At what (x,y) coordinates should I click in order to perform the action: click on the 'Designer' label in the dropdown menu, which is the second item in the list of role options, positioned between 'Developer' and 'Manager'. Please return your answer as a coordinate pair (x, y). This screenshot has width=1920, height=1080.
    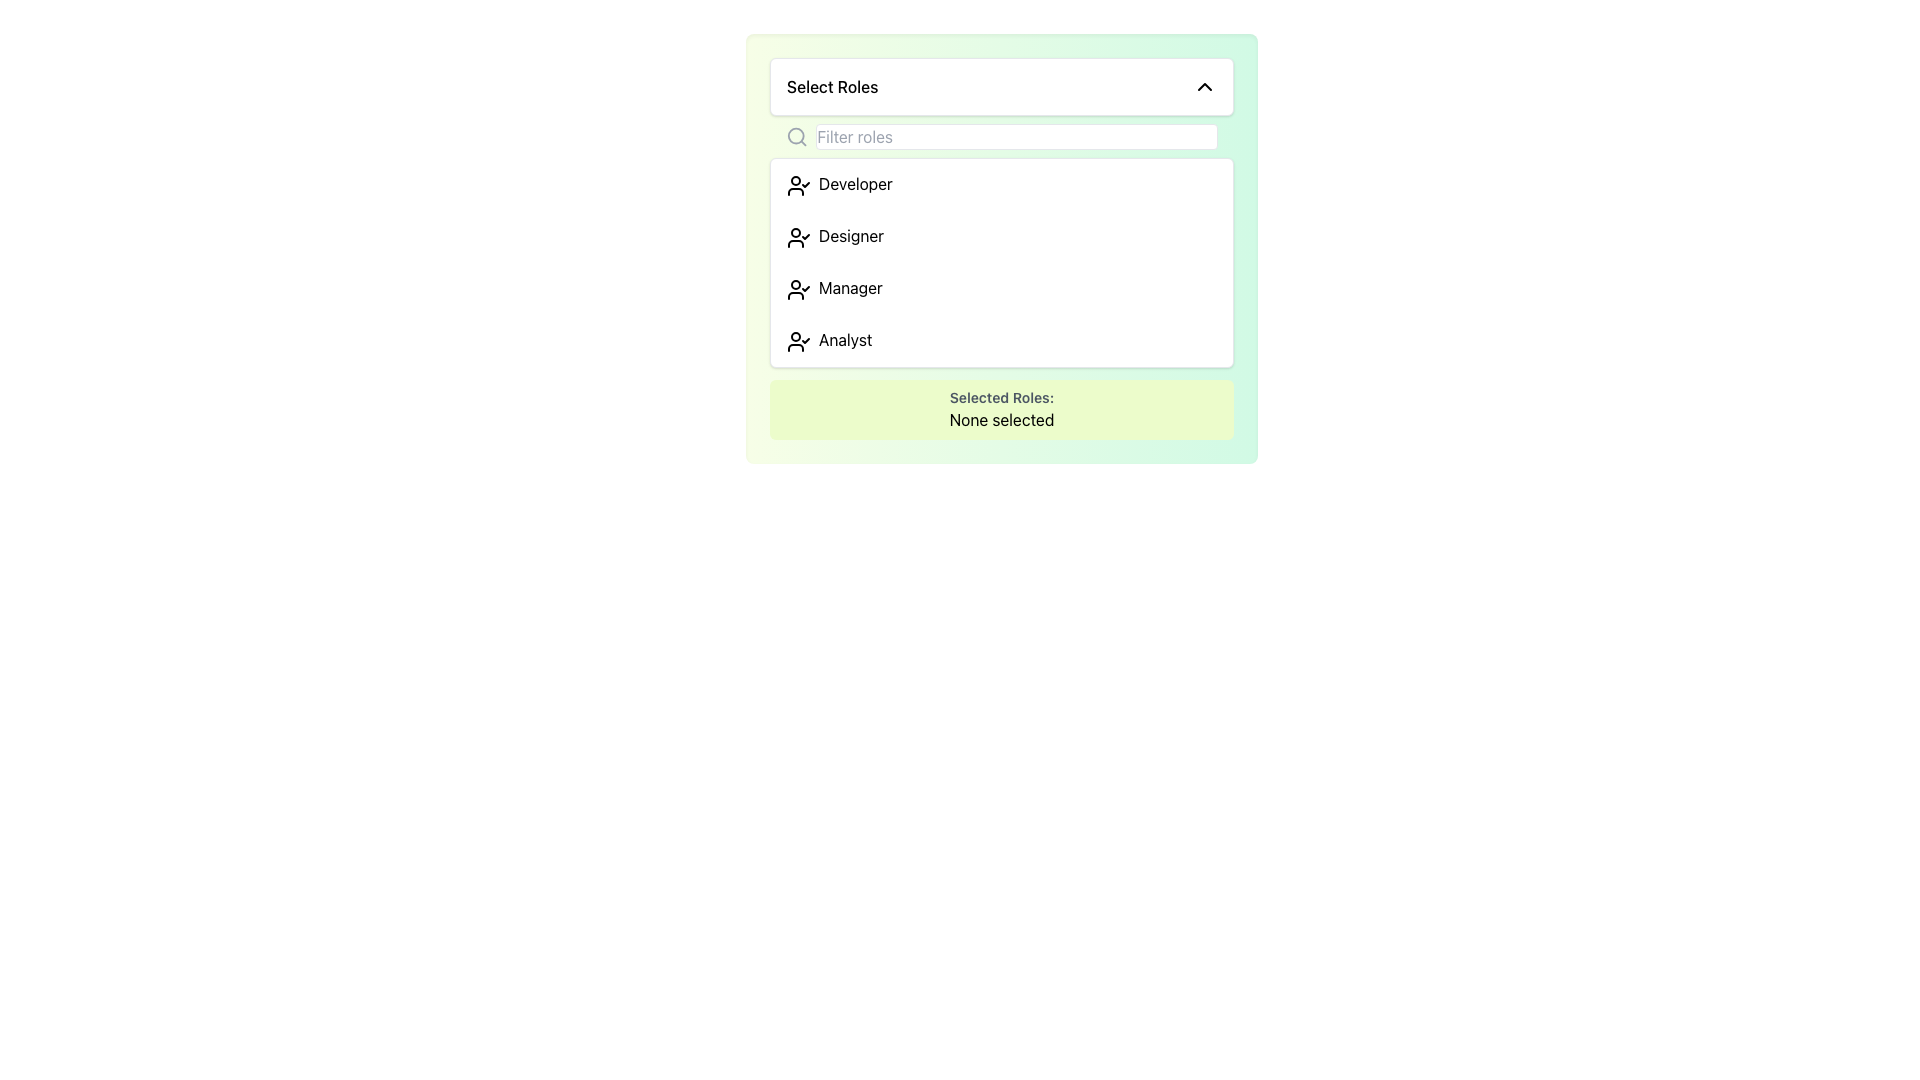
    Looking at the image, I should click on (835, 235).